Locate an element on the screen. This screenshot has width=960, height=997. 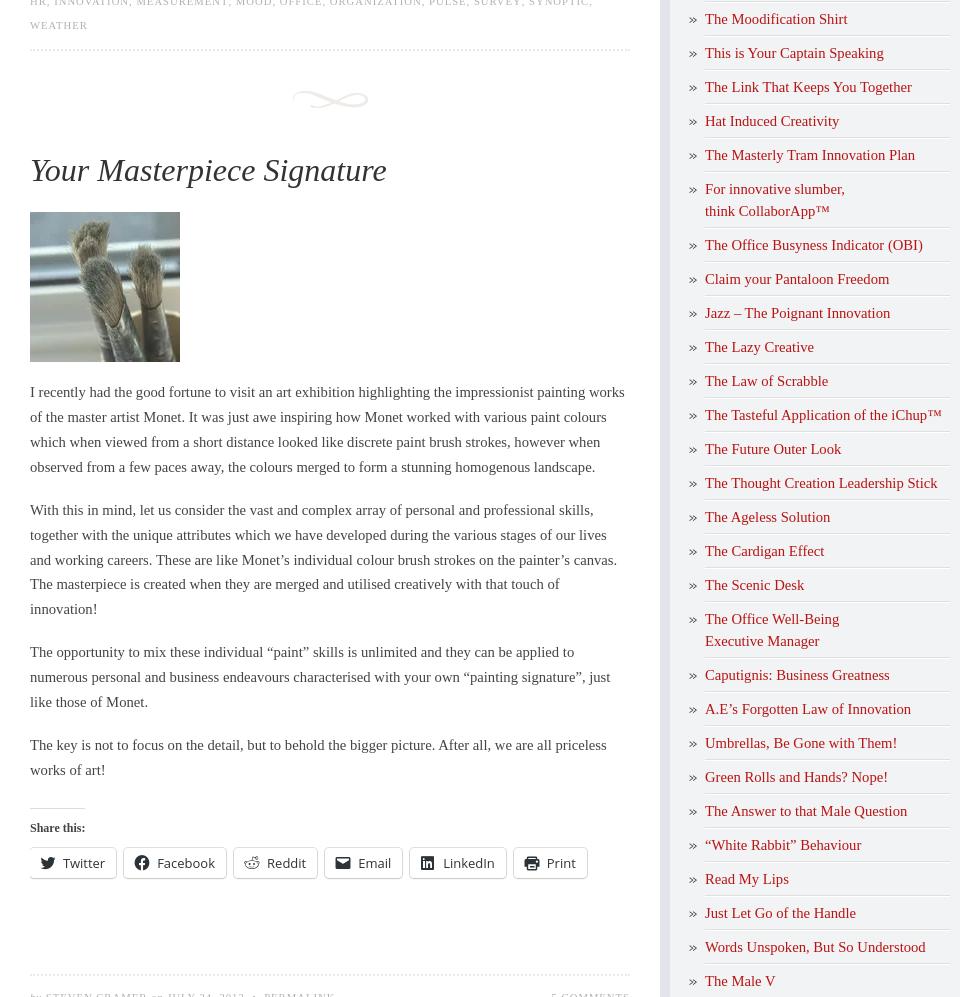
'The Law of Scrabble' is located at coordinates (765, 379).